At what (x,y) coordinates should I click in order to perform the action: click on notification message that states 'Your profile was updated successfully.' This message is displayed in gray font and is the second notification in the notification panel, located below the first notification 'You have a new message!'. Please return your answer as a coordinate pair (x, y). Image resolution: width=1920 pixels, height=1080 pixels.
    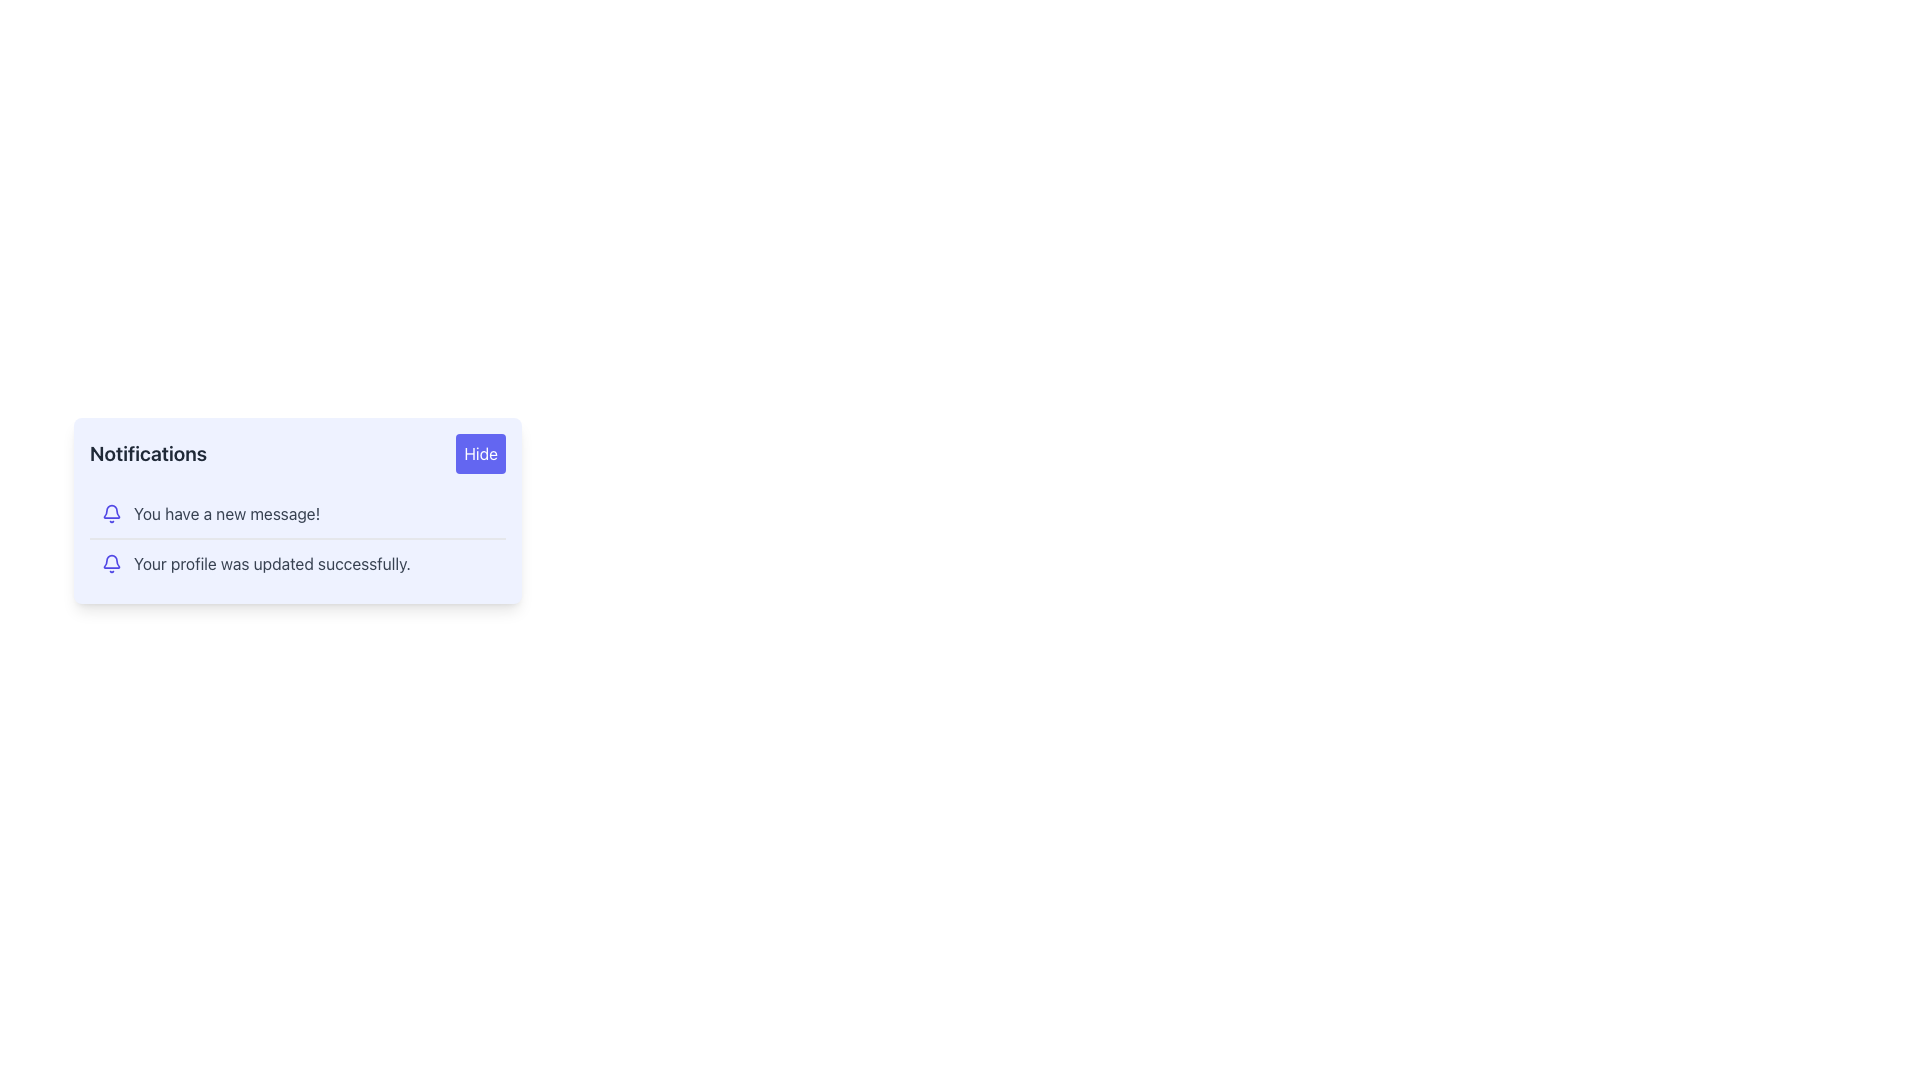
    Looking at the image, I should click on (271, 563).